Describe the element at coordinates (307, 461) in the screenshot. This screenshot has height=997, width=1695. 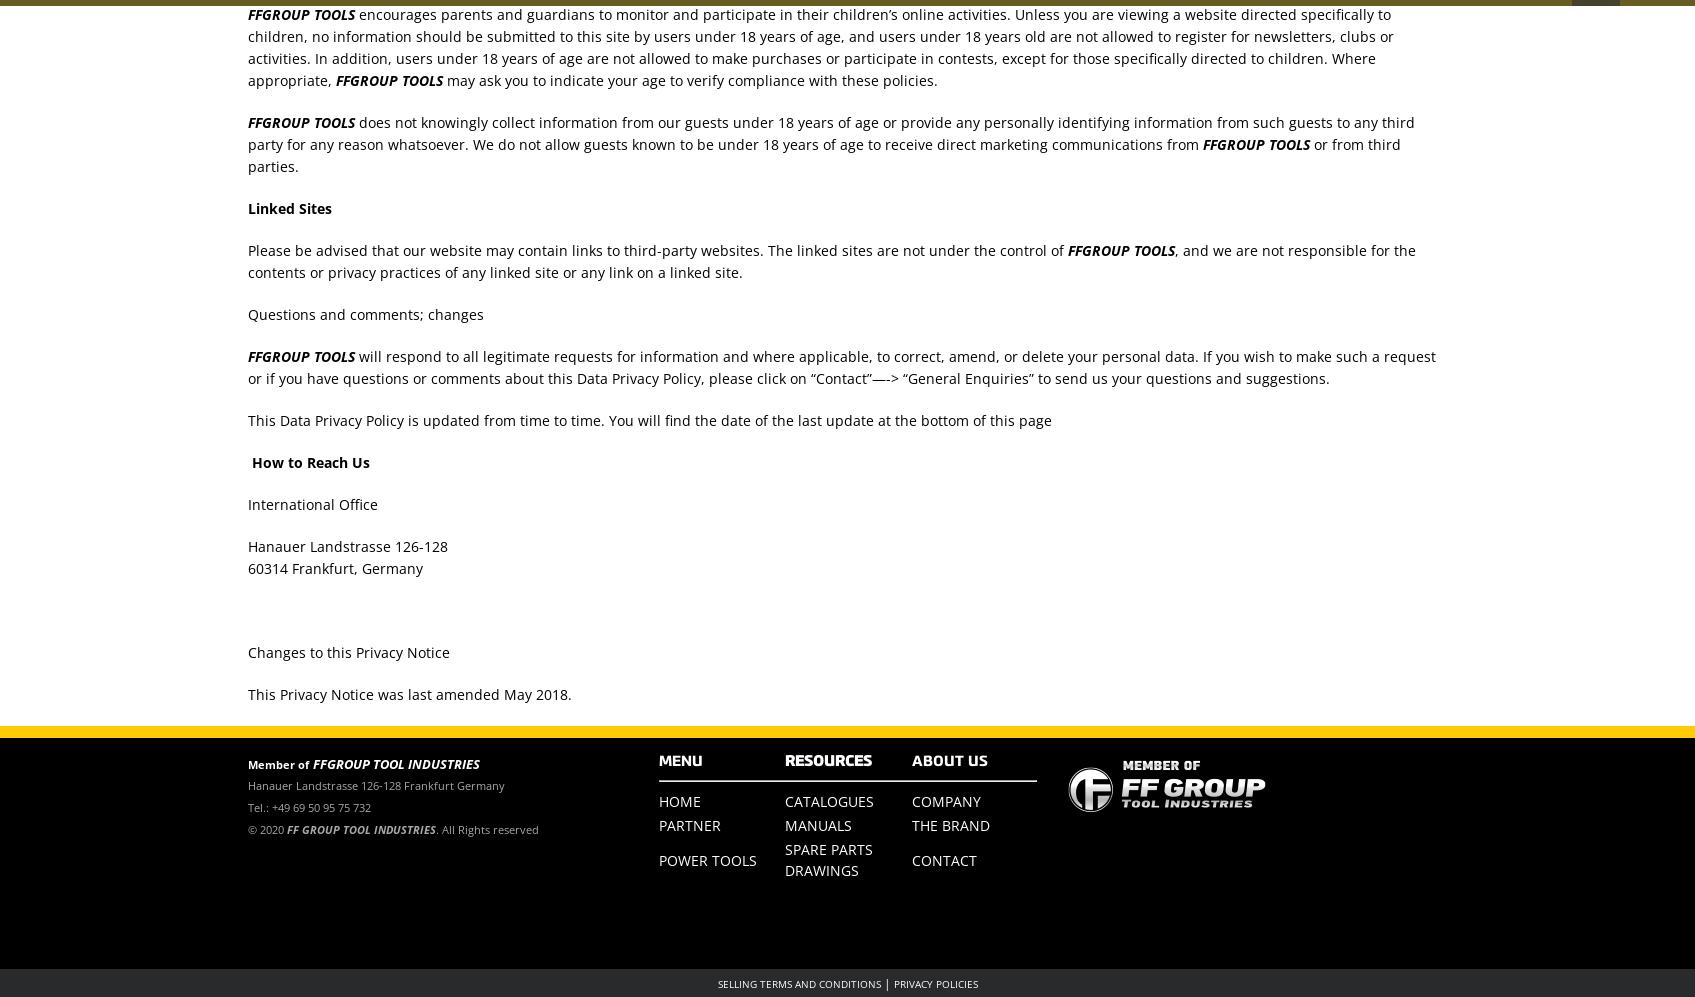
I see `'How to Reach Us'` at that location.